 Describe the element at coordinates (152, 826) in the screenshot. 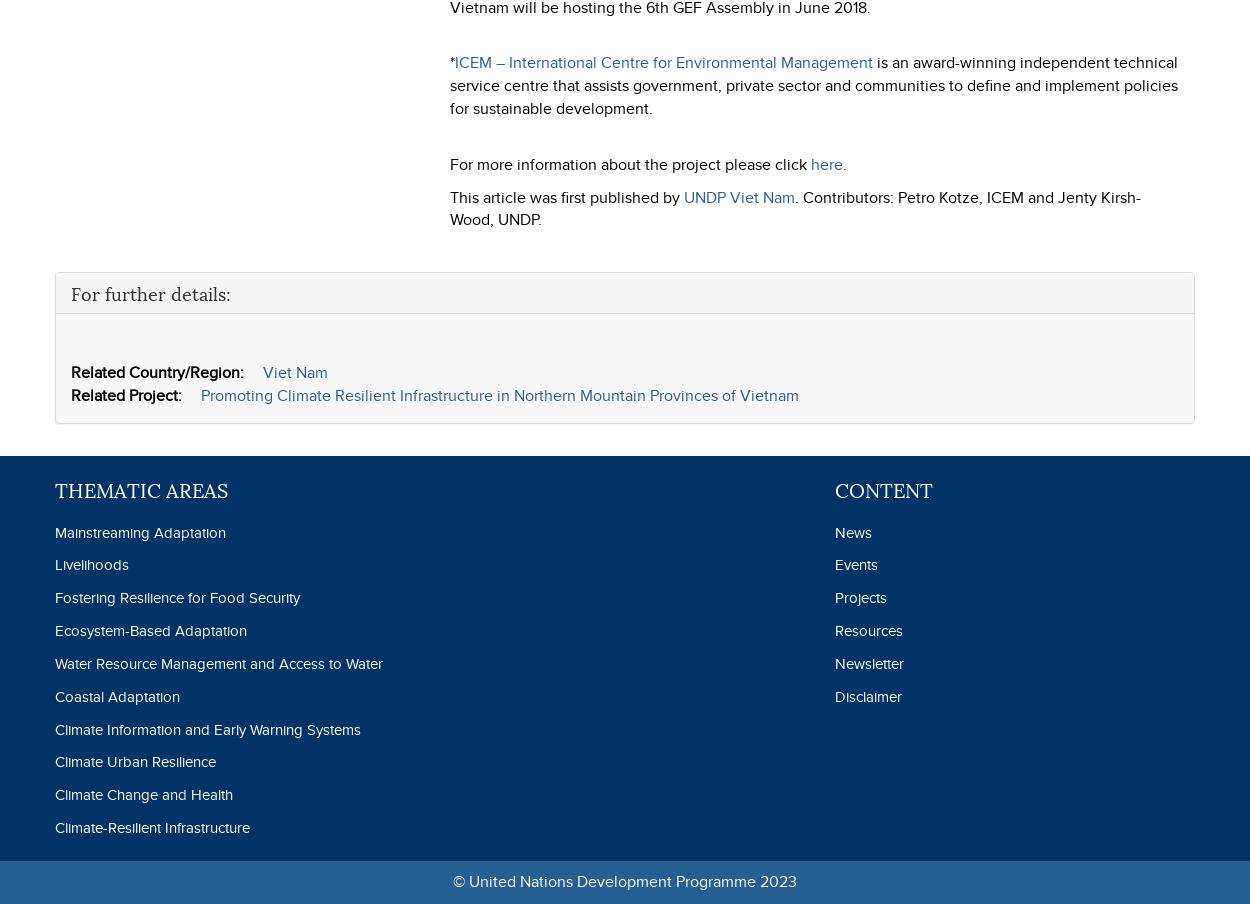

I see `'Climate-Resilient Infrastructure'` at that location.